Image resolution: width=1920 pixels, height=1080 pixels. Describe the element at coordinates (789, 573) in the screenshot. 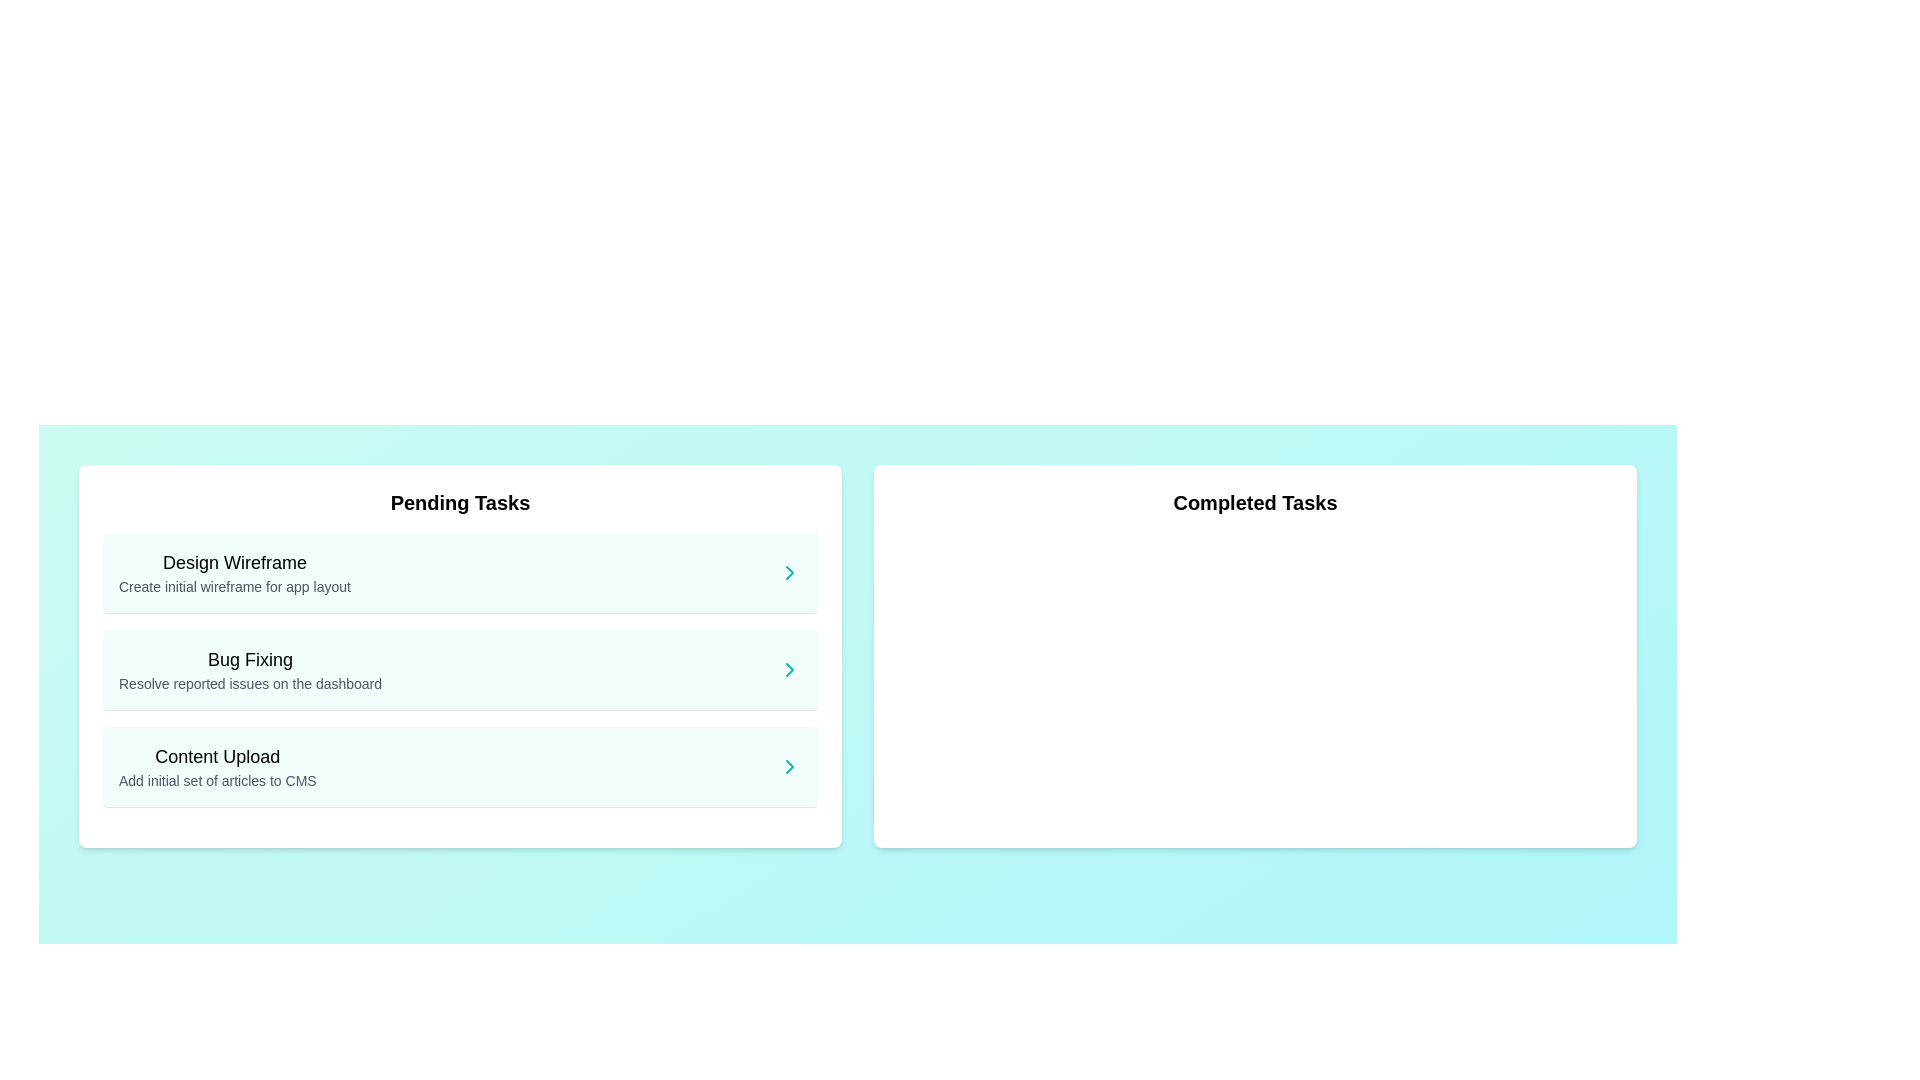

I see `the navigation icon located to the far right of the 'Design Wireframe' task entry in the 'Pending Tasks' section` at that location.